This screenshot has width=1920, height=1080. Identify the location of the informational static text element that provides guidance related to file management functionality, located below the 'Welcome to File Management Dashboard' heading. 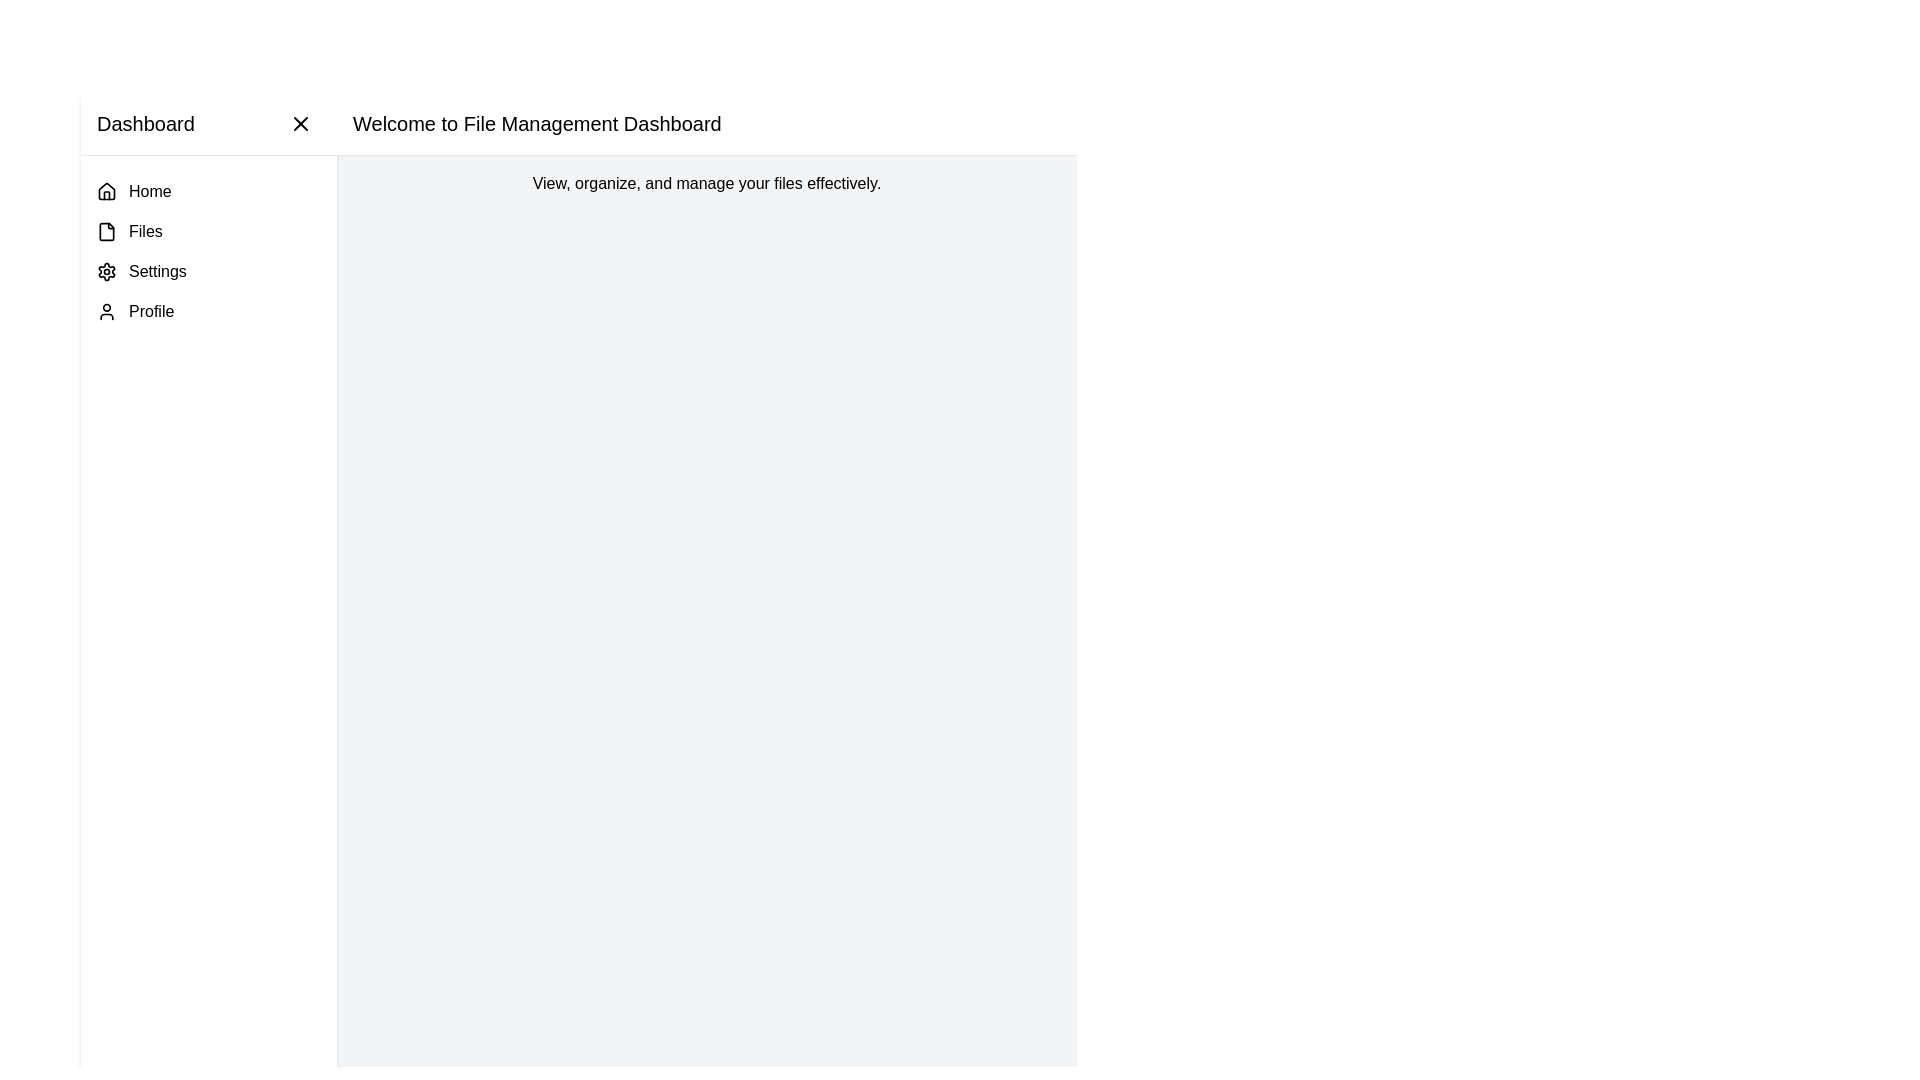
(706, 184).